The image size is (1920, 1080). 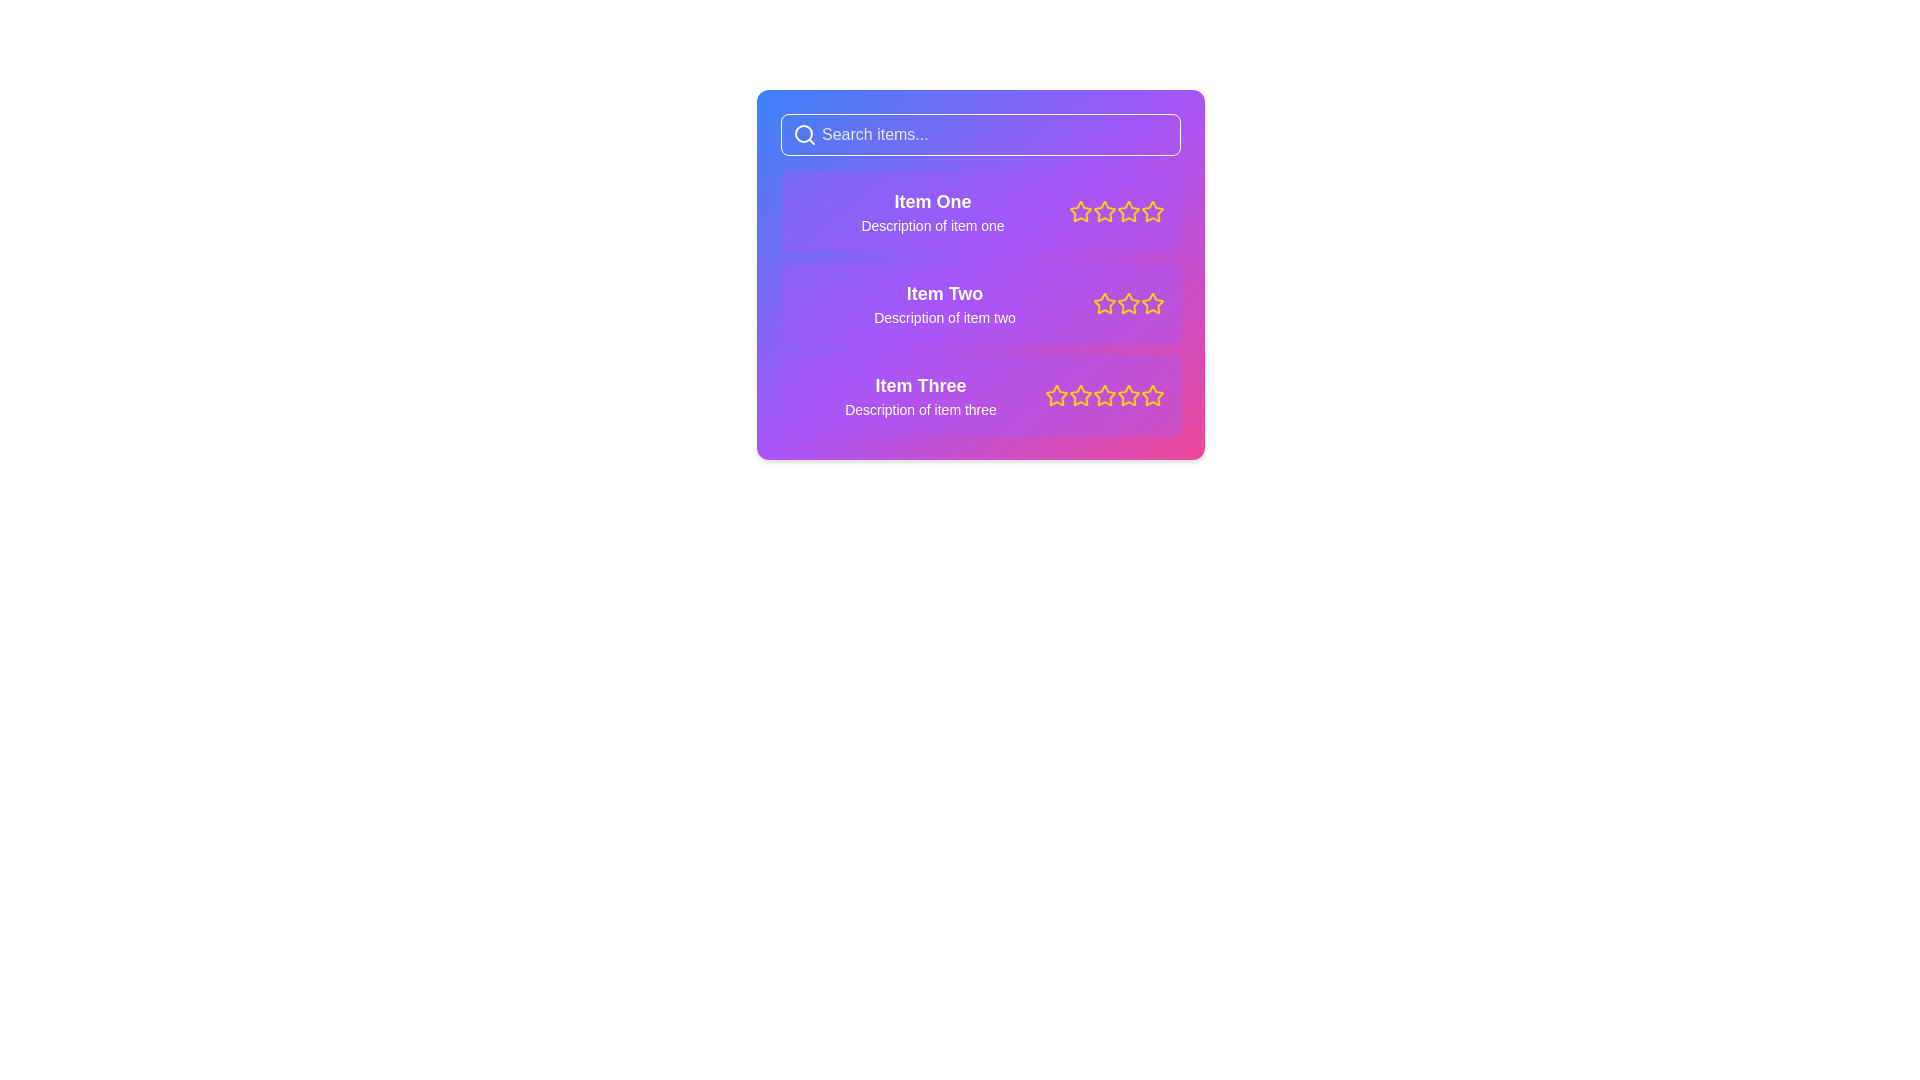 I want to click on the star in the second card of the vertical list, so click(x=980, y=274).